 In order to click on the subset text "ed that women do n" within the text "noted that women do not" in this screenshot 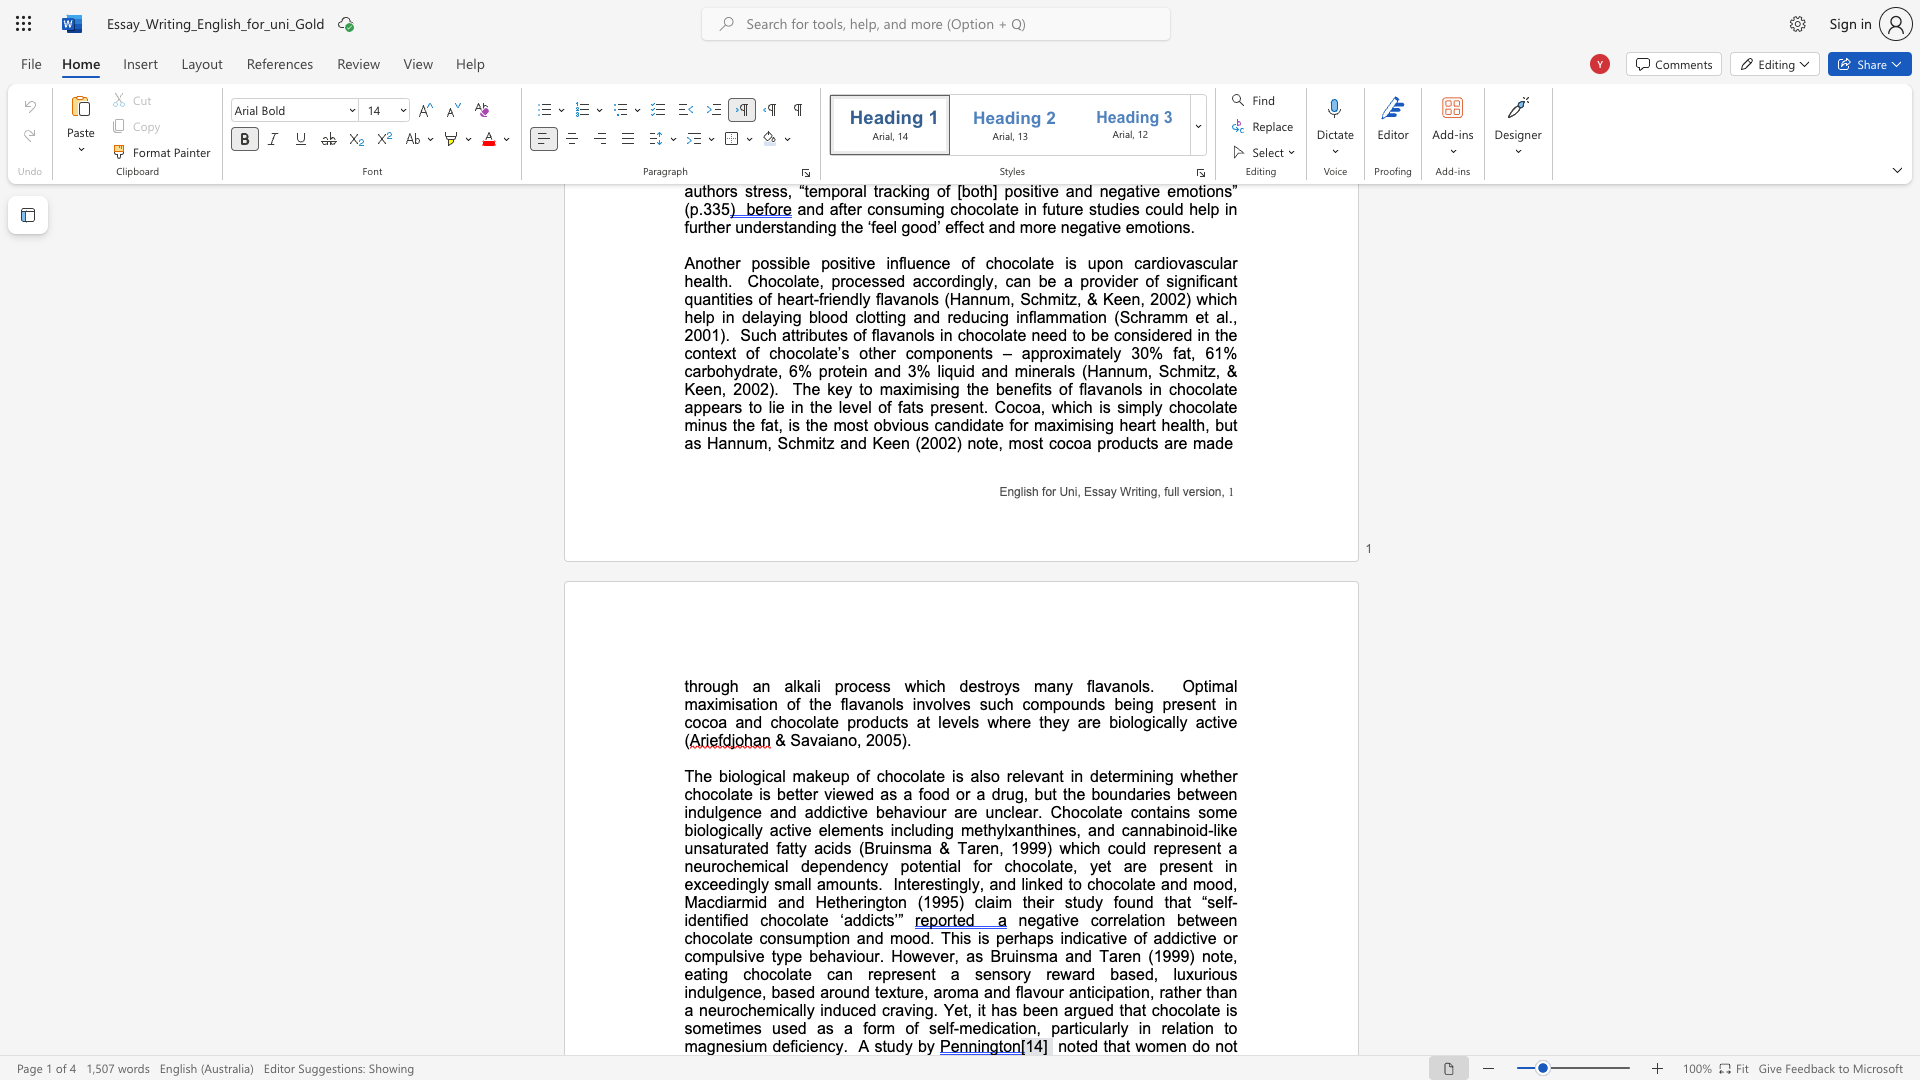, I will do `click(1079, 1045)`.